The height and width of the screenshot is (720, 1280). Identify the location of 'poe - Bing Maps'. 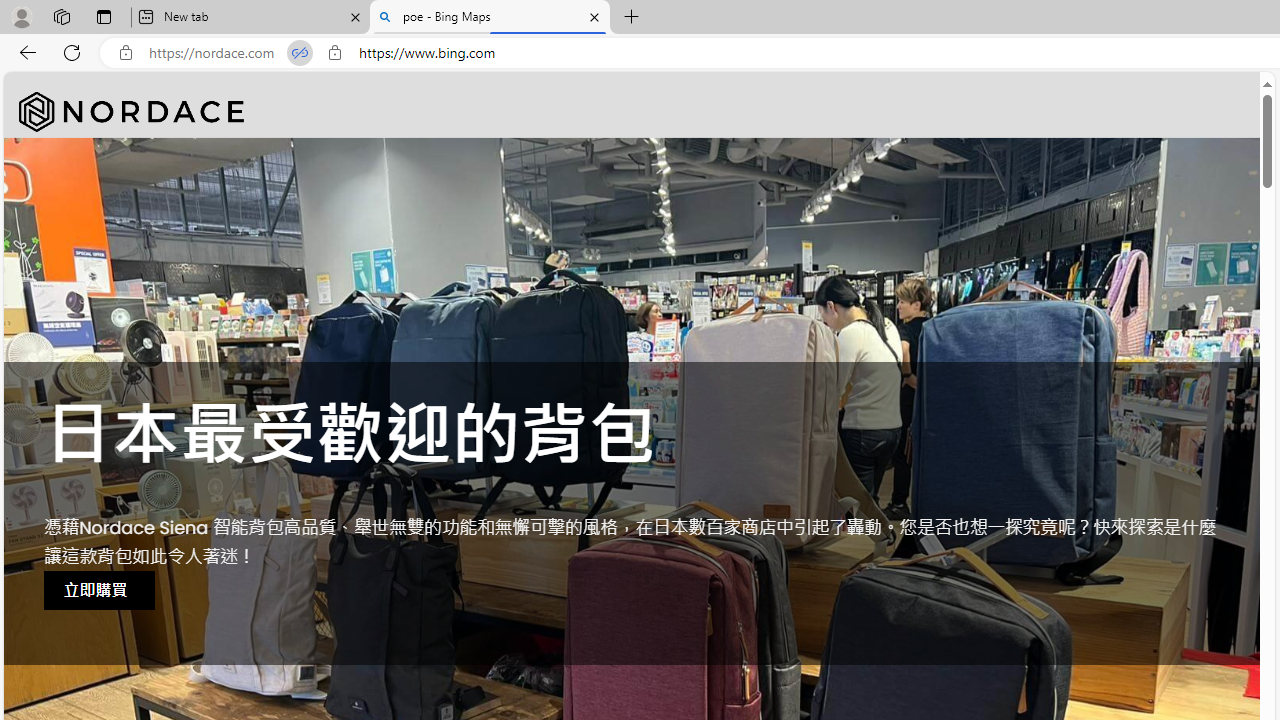
(490, 17).